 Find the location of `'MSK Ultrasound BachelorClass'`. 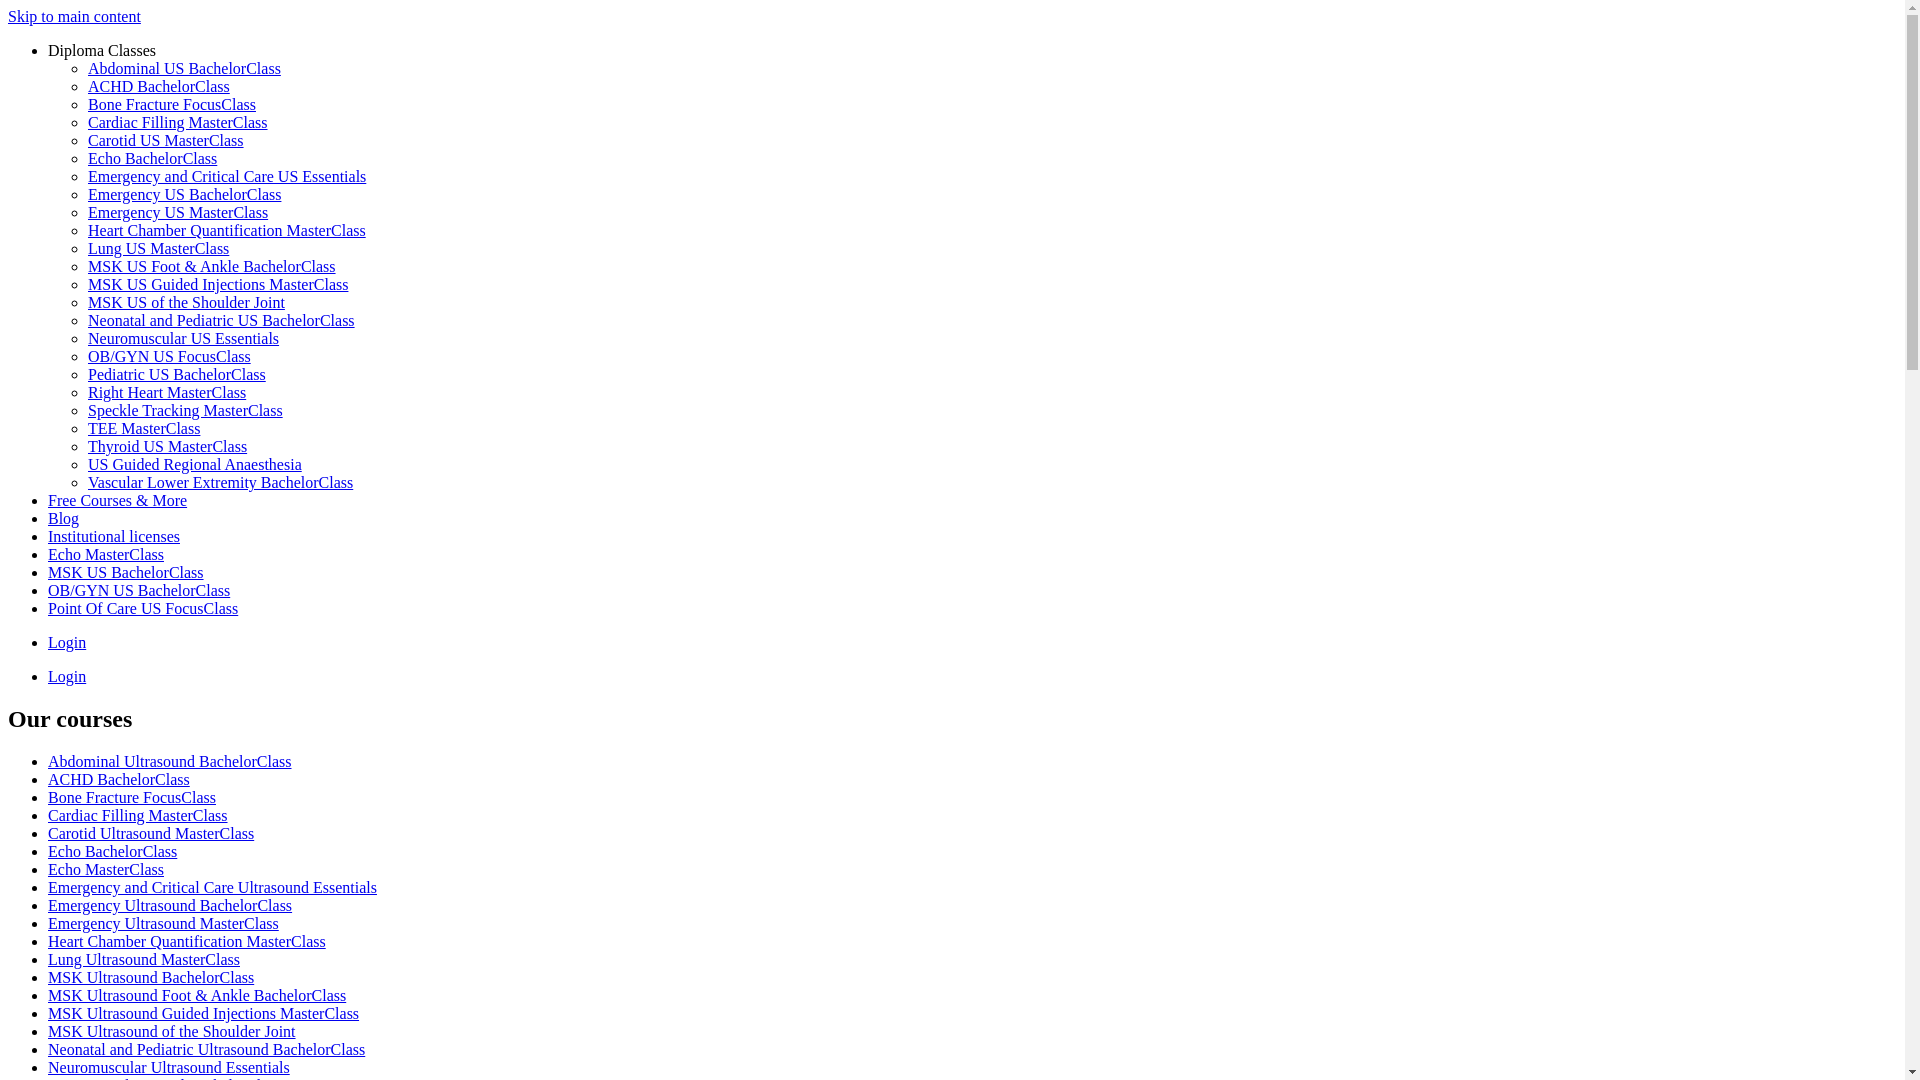

'MSK Ultrasound BachelorClass' is located at coordinates (48, 976).